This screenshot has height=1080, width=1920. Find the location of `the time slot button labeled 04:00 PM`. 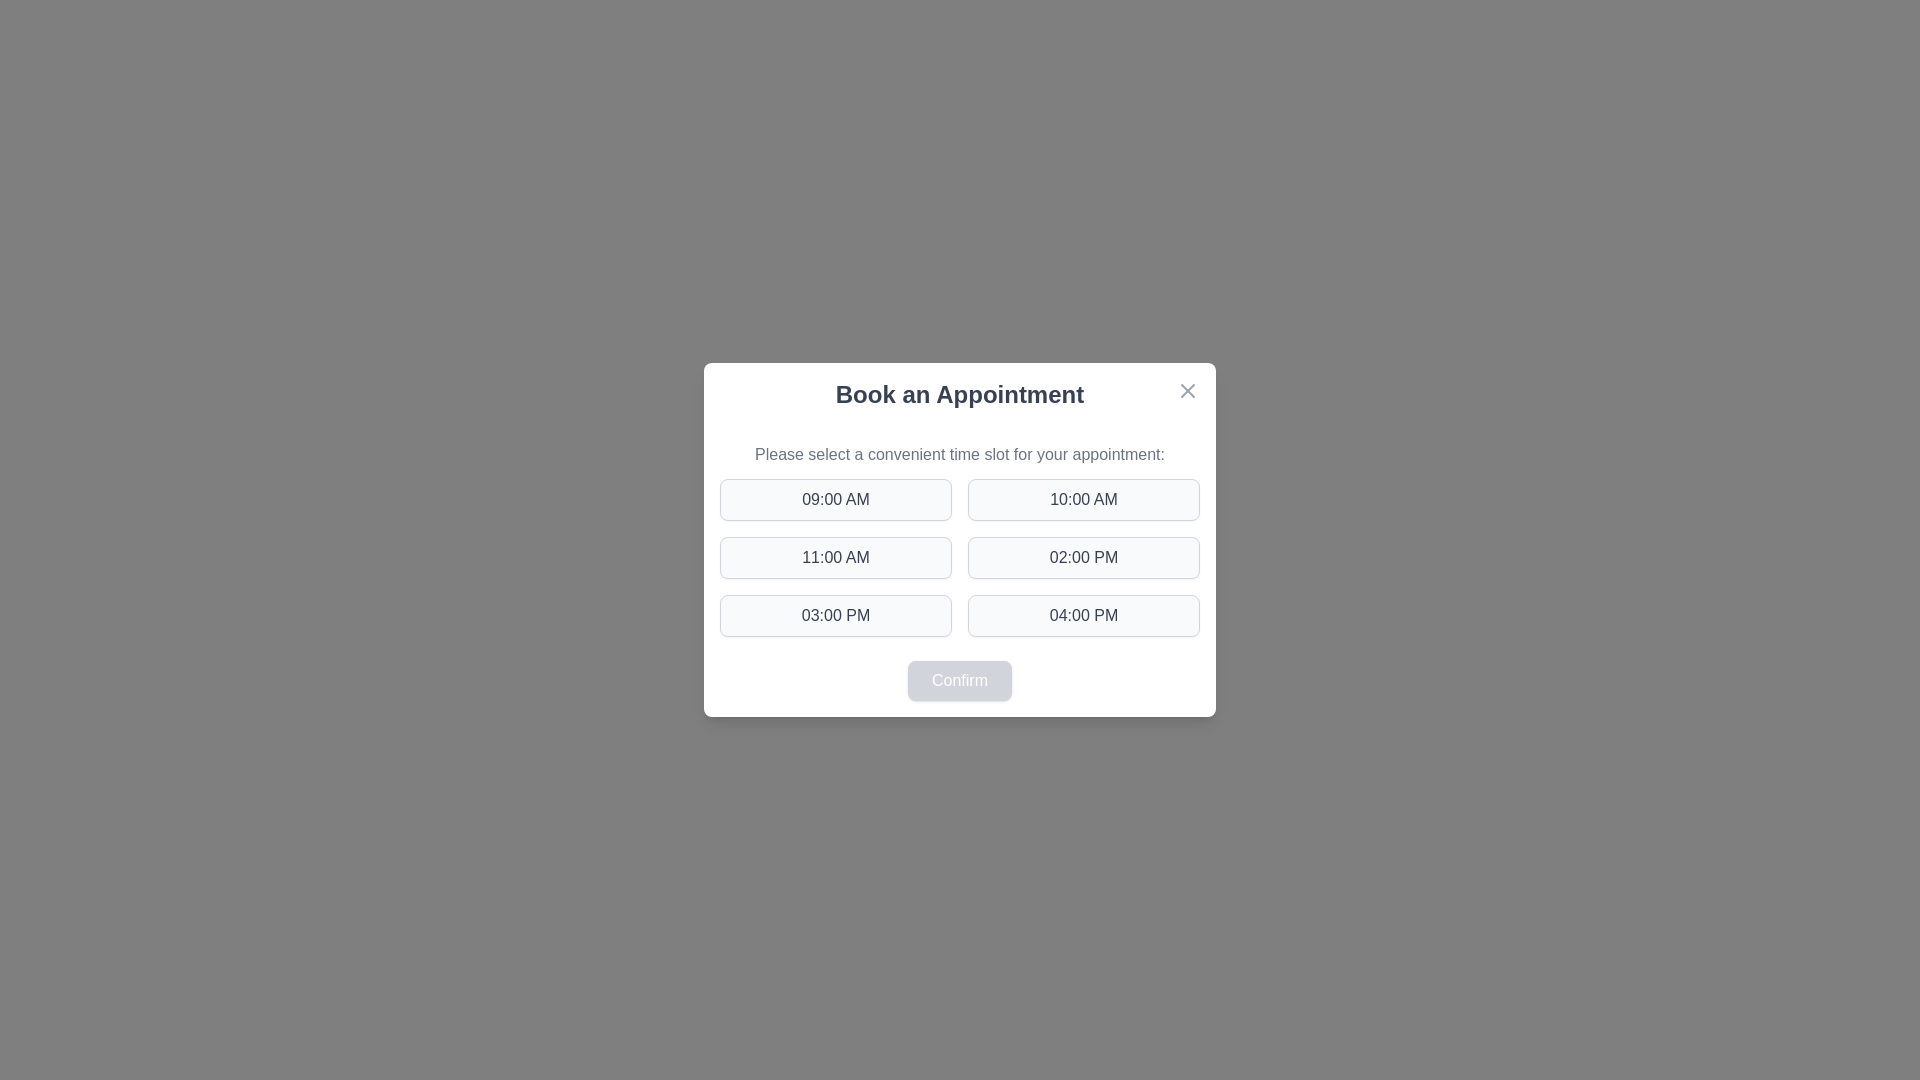

the time slot button labeled 04:00 PM is located at coordinates (1083, 615).